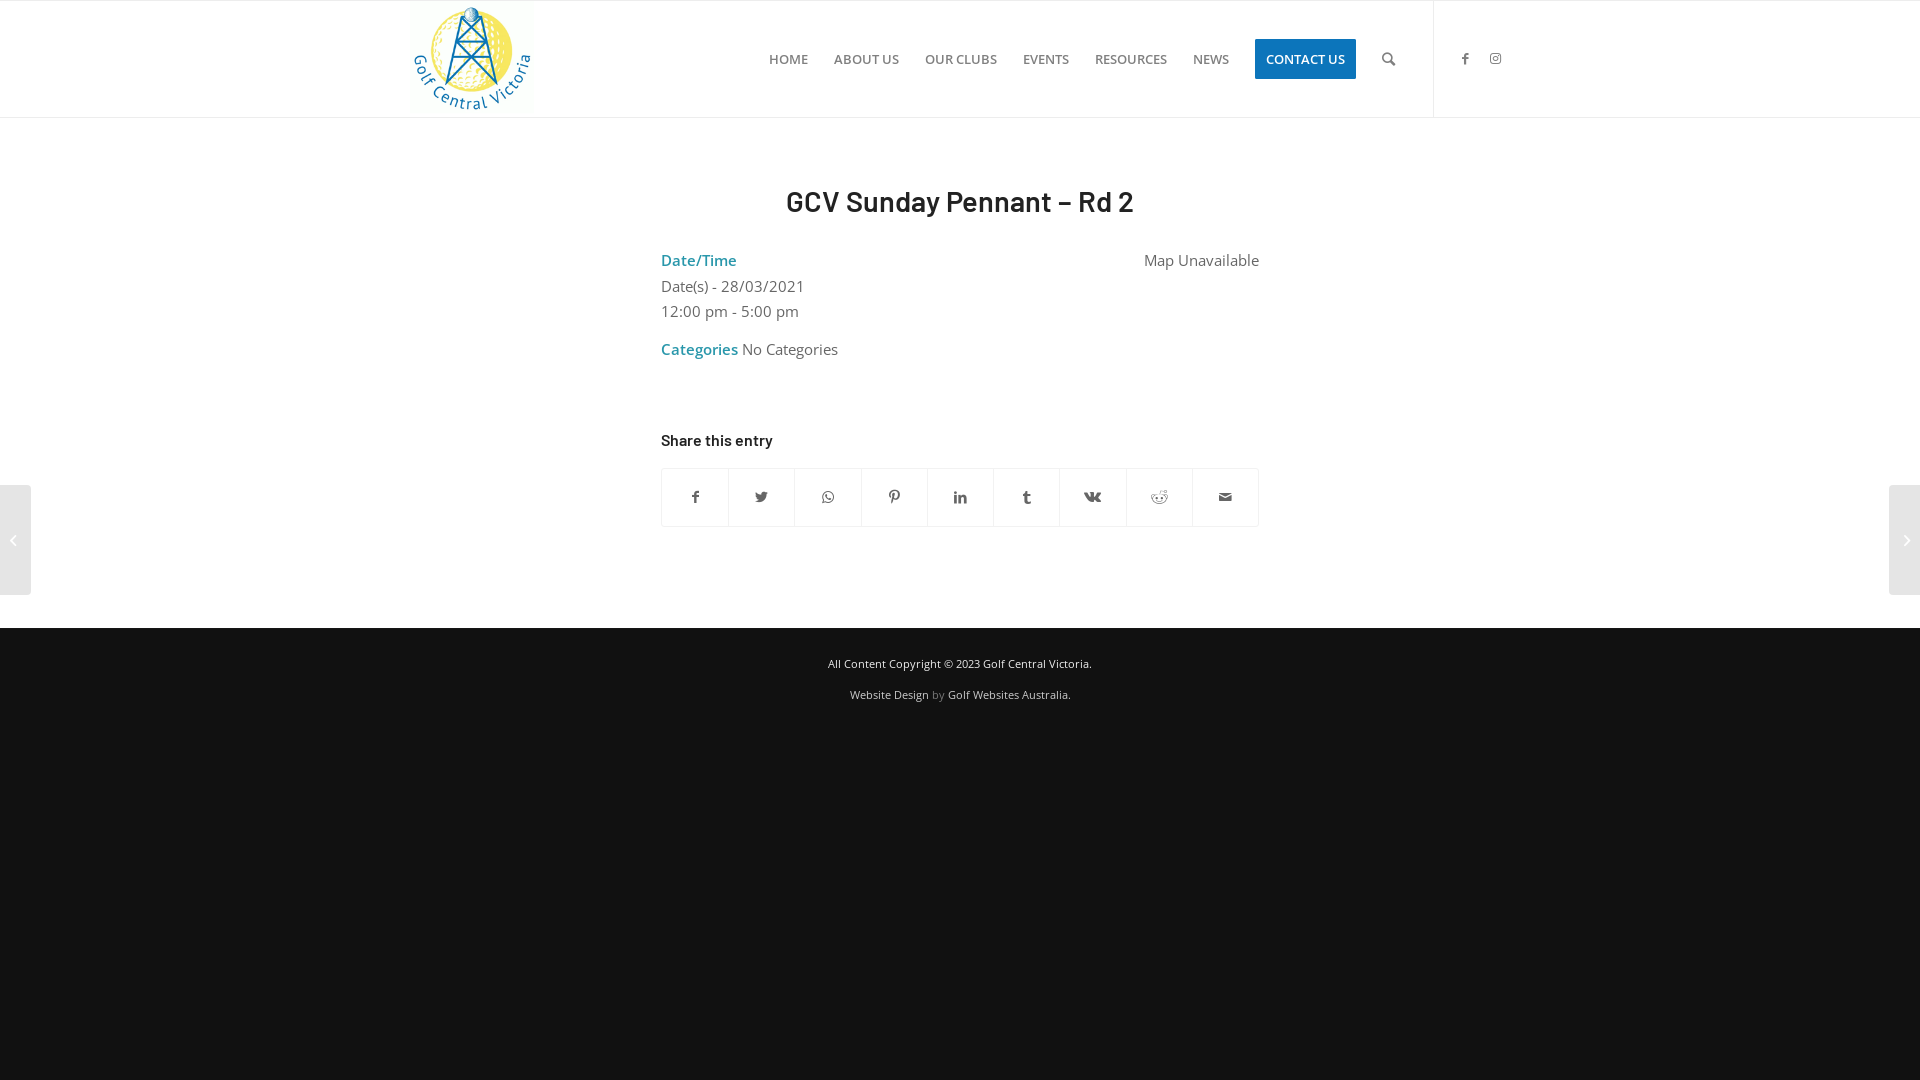  Describe the element at coordinates (1305, 57) in the screenshot. I see `'CONTACT US'` at that location.